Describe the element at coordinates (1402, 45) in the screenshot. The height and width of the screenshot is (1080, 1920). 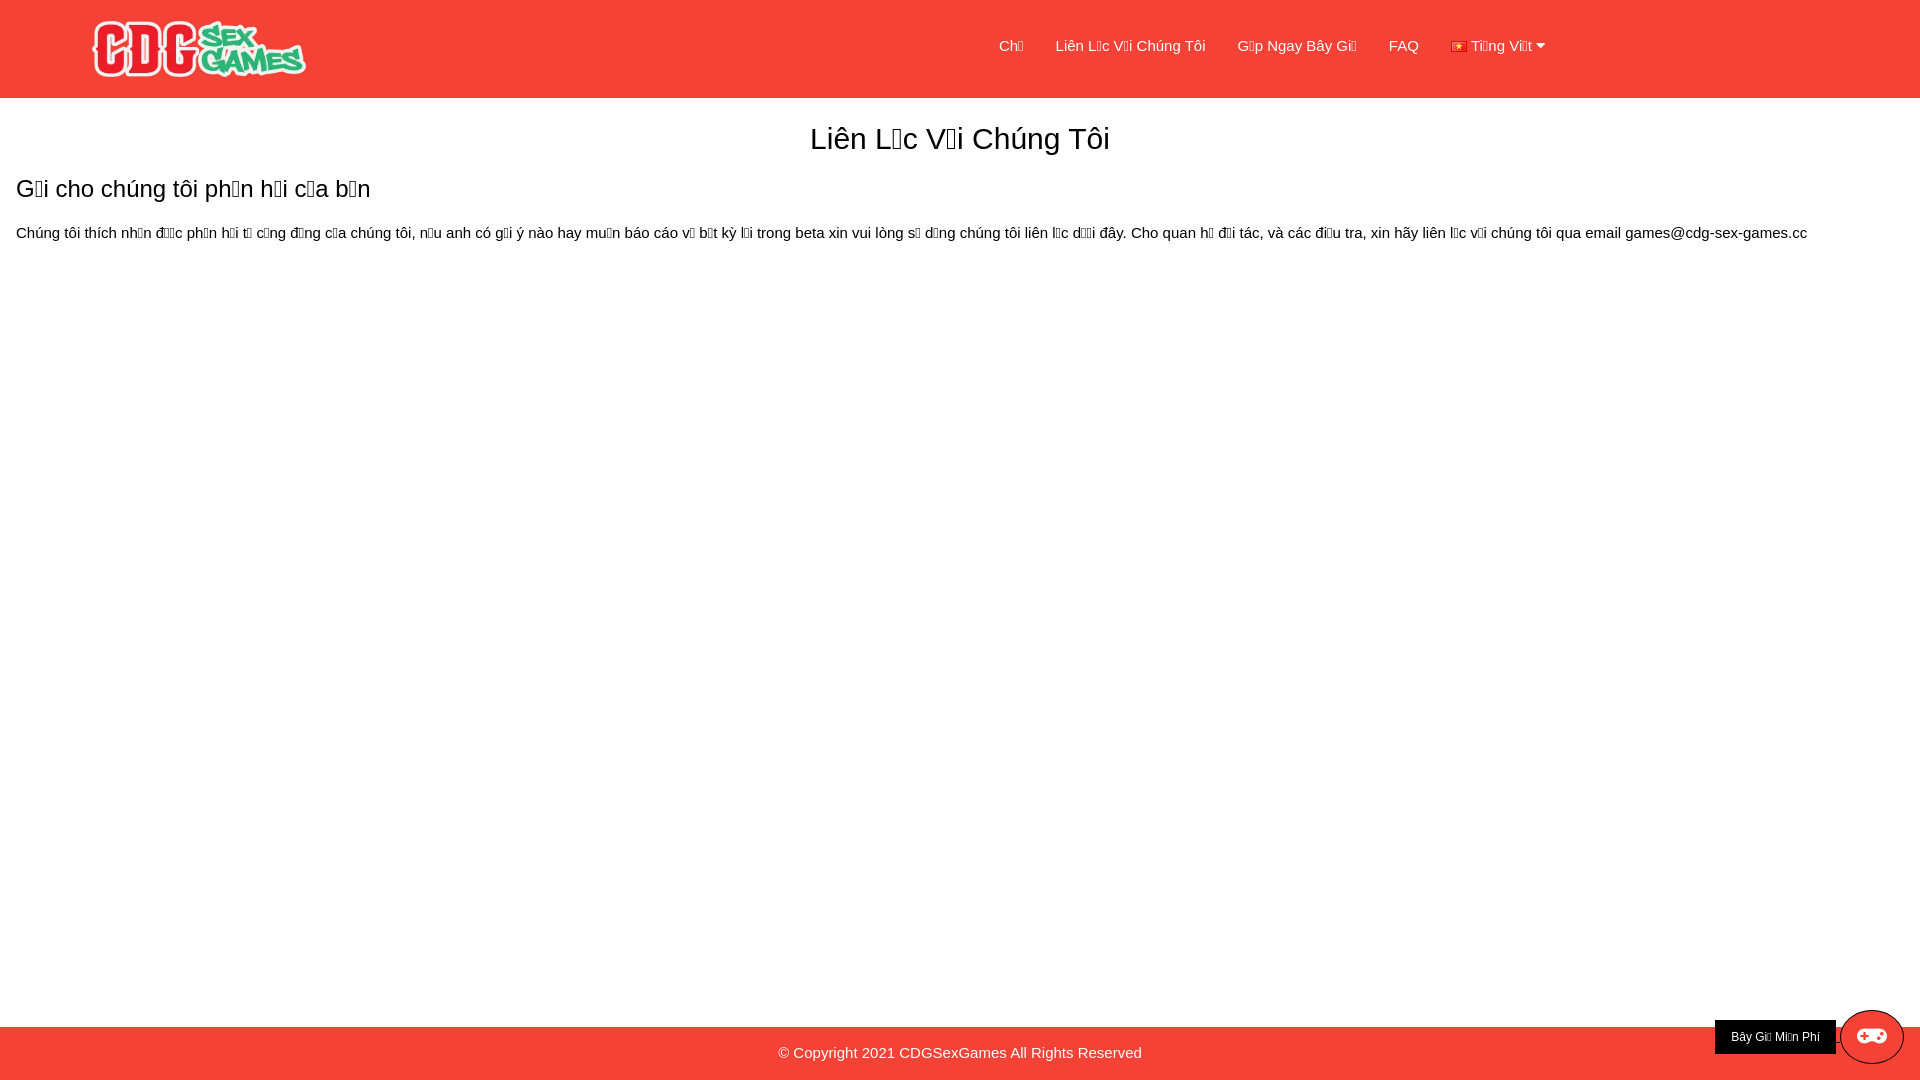
I see `'FAQ'` at that location.